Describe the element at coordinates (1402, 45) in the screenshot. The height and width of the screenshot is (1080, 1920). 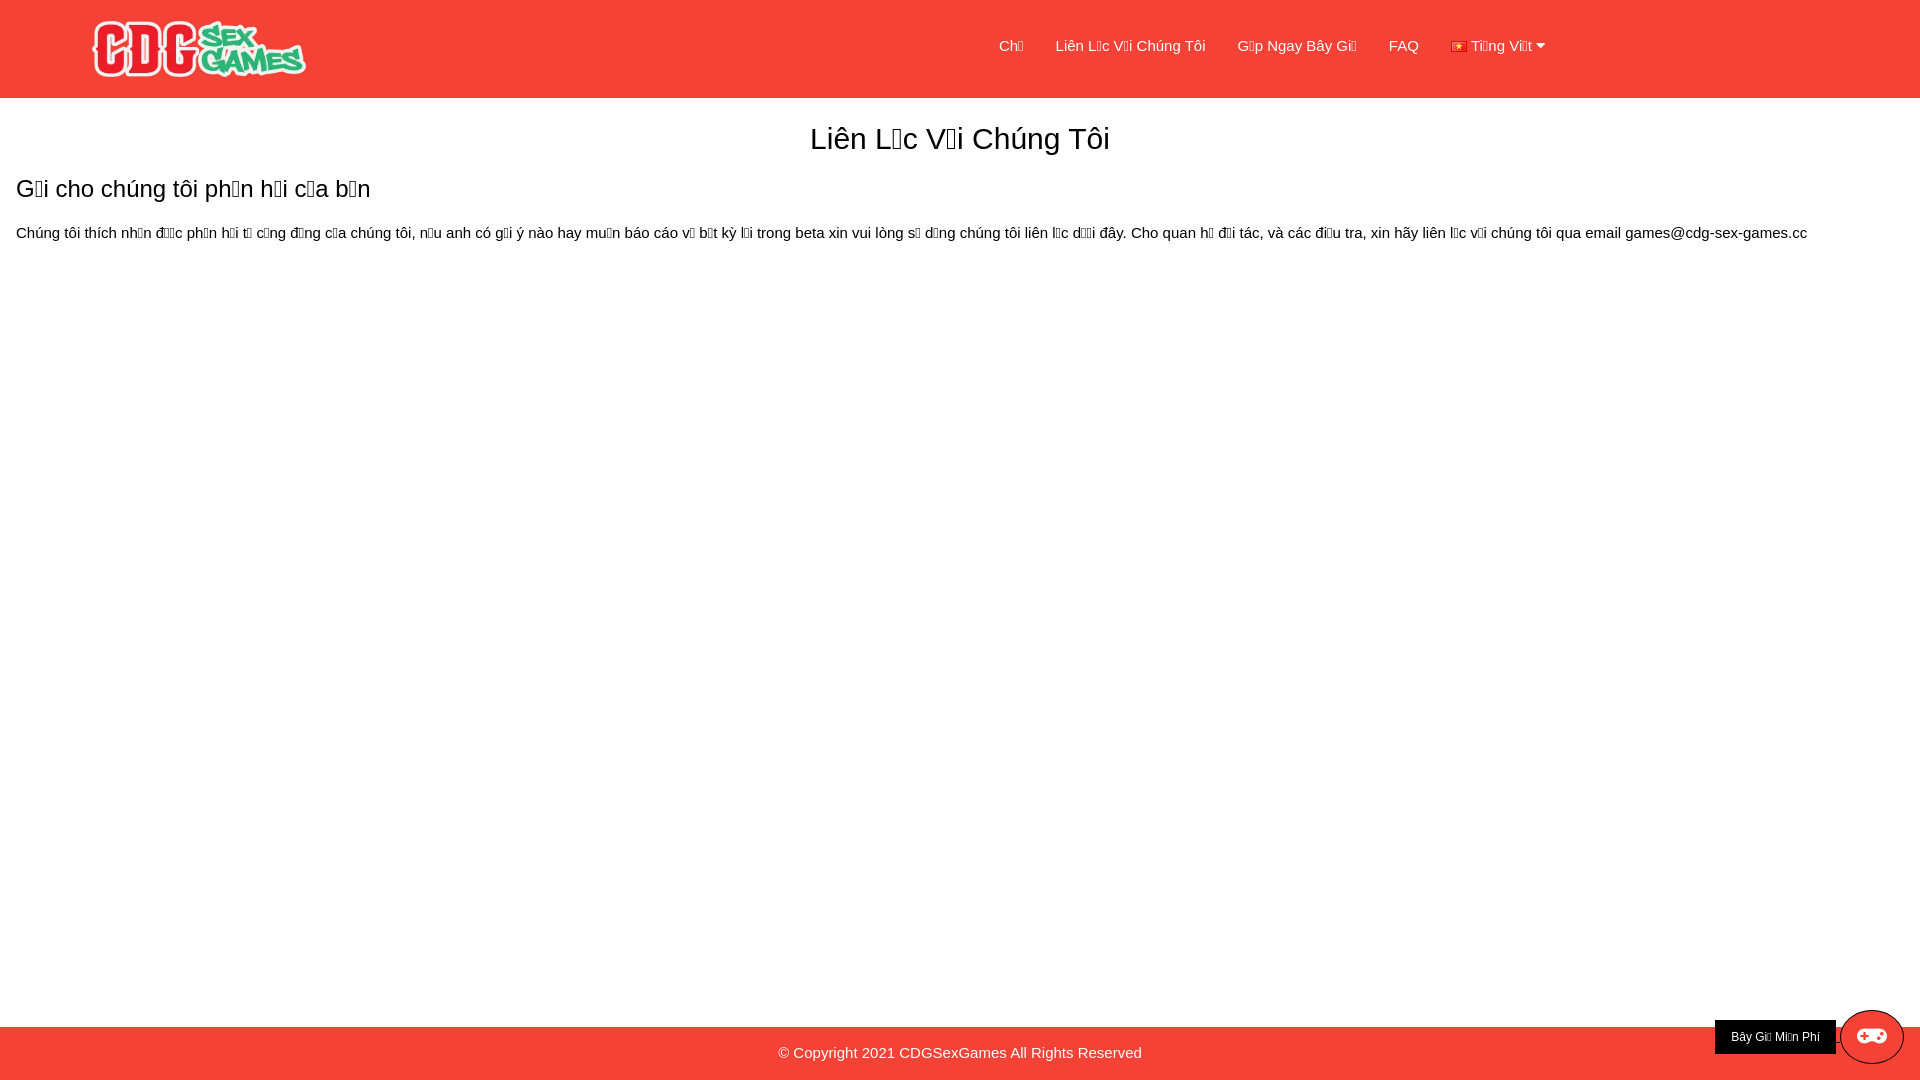
I see `'FAQ'` at that location.